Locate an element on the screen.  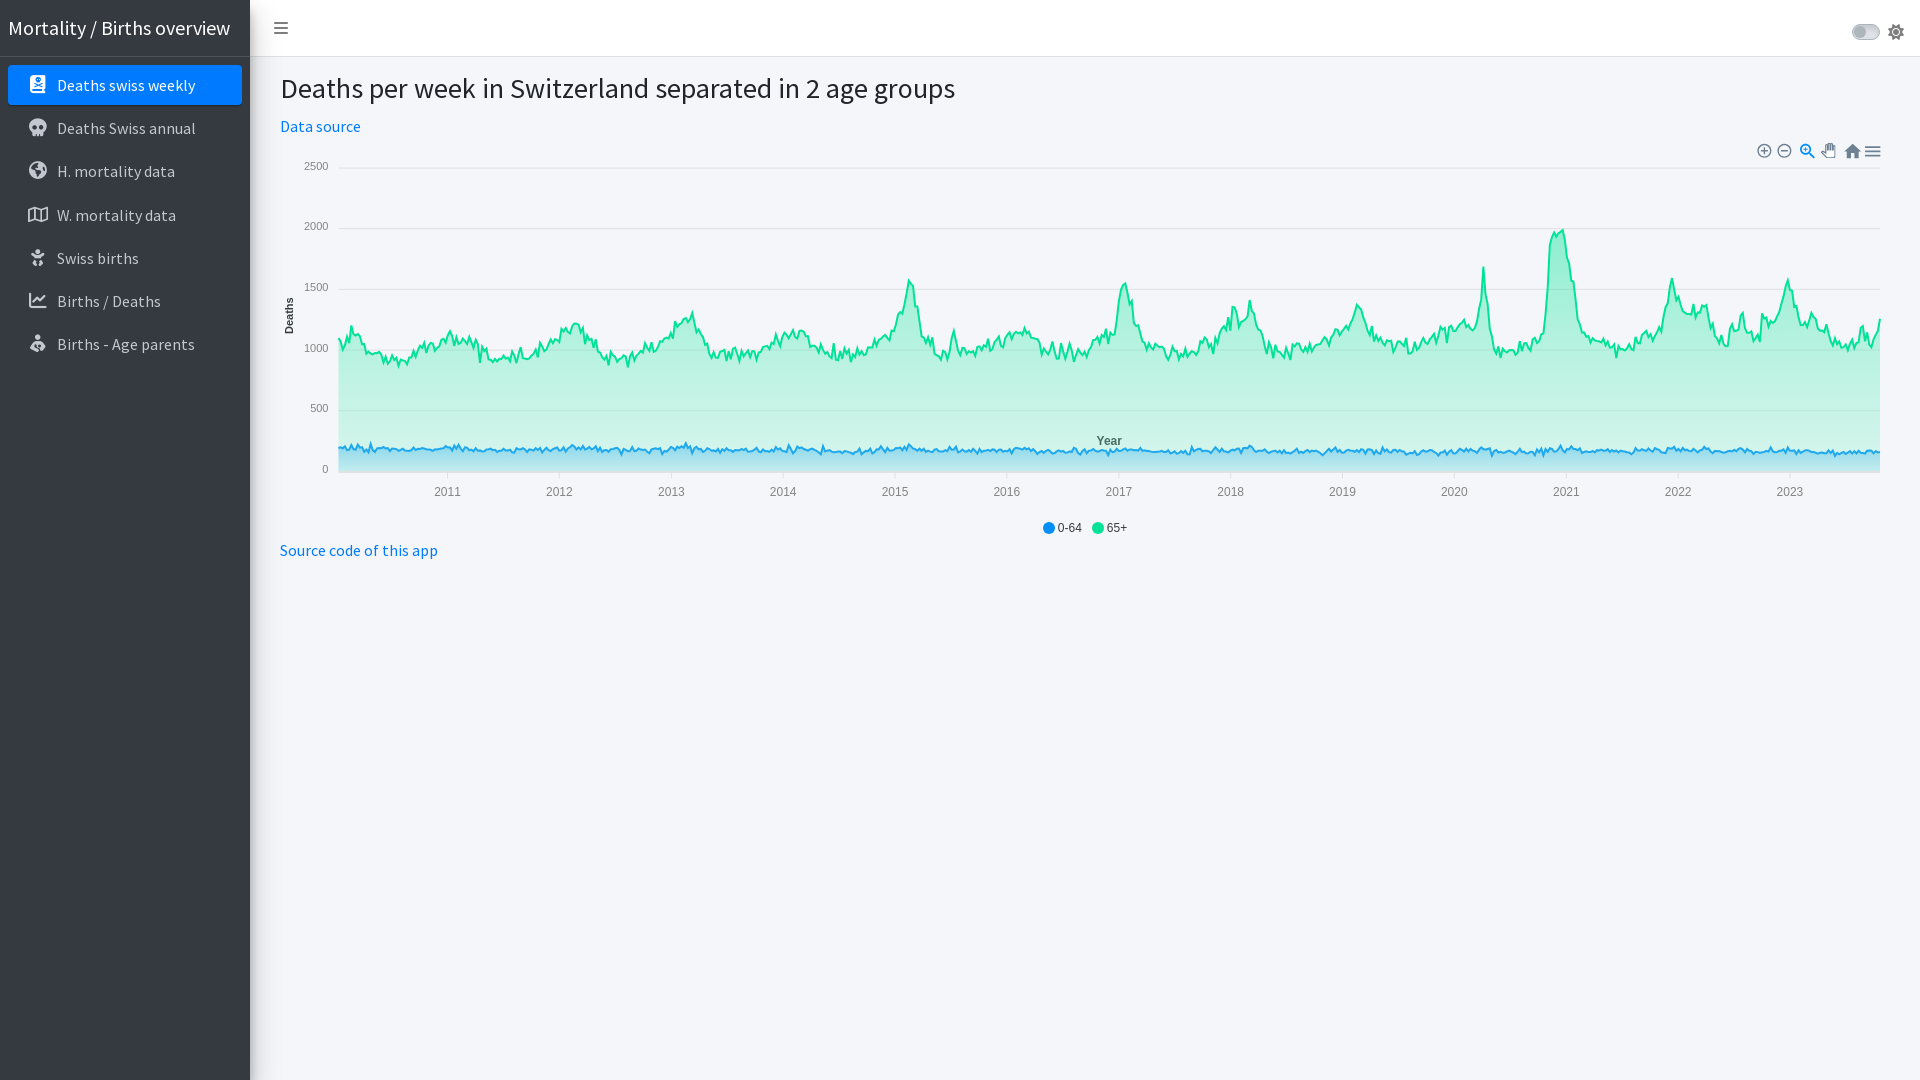
'Data source' is located at coordinates (320, 126).